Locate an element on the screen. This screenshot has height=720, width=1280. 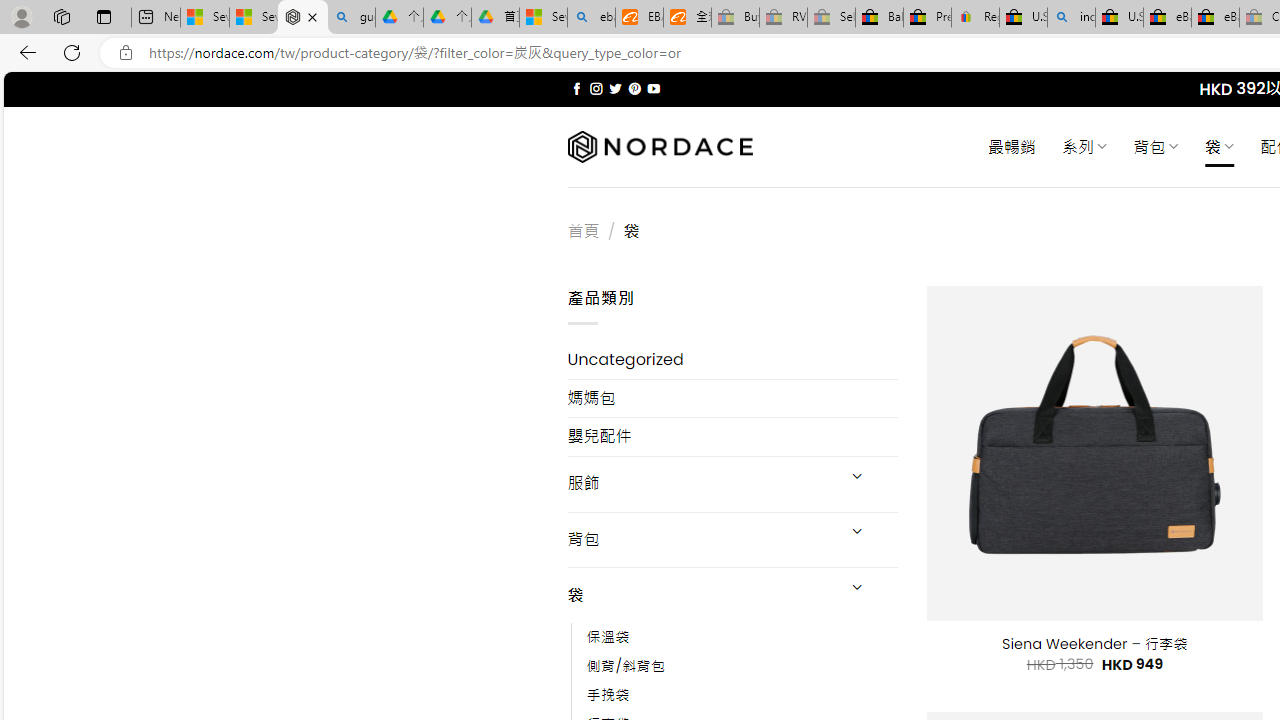
'Follow on Instagram' is located at coordinates (595, 88).